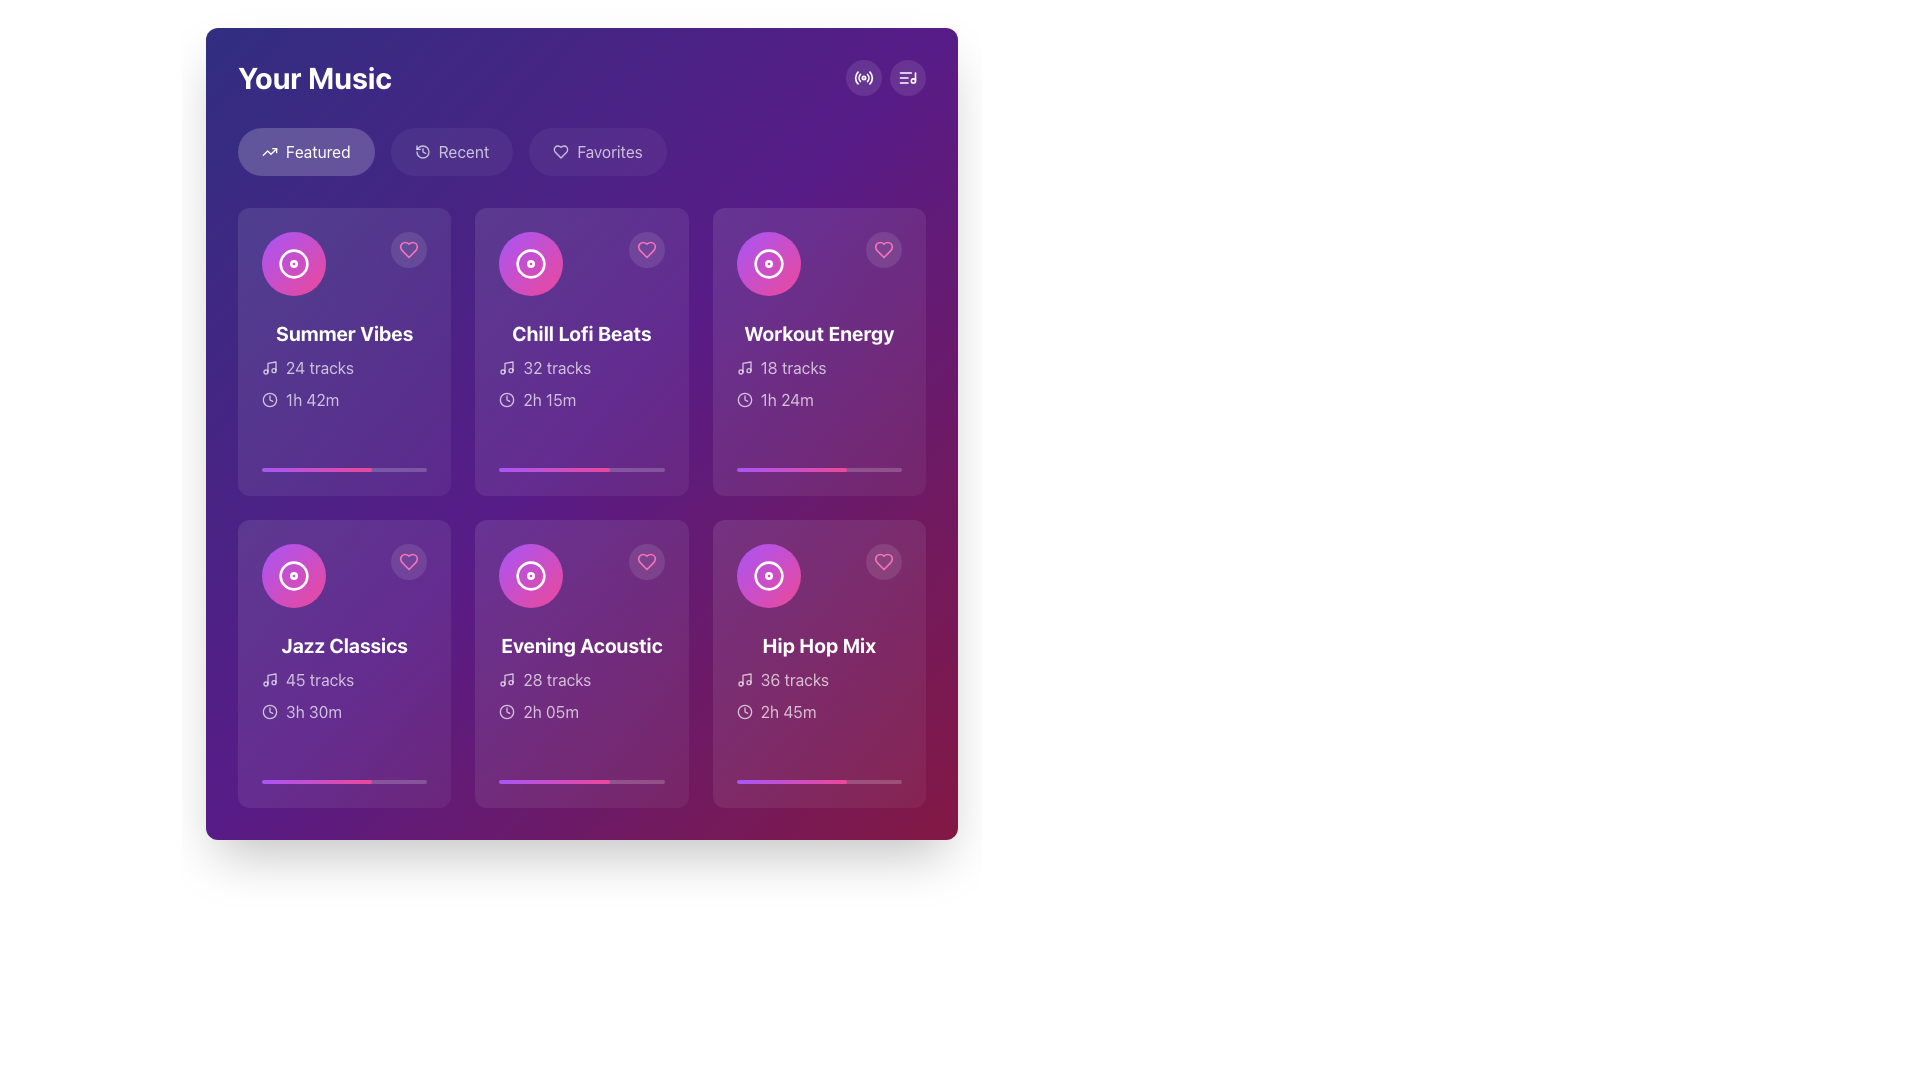  I want to click on the compact disc icon located in the 'Workout Energy' card, which is visually represented with a circular shape and a gradient background transitioning from purple to pink, so click(767, 262).